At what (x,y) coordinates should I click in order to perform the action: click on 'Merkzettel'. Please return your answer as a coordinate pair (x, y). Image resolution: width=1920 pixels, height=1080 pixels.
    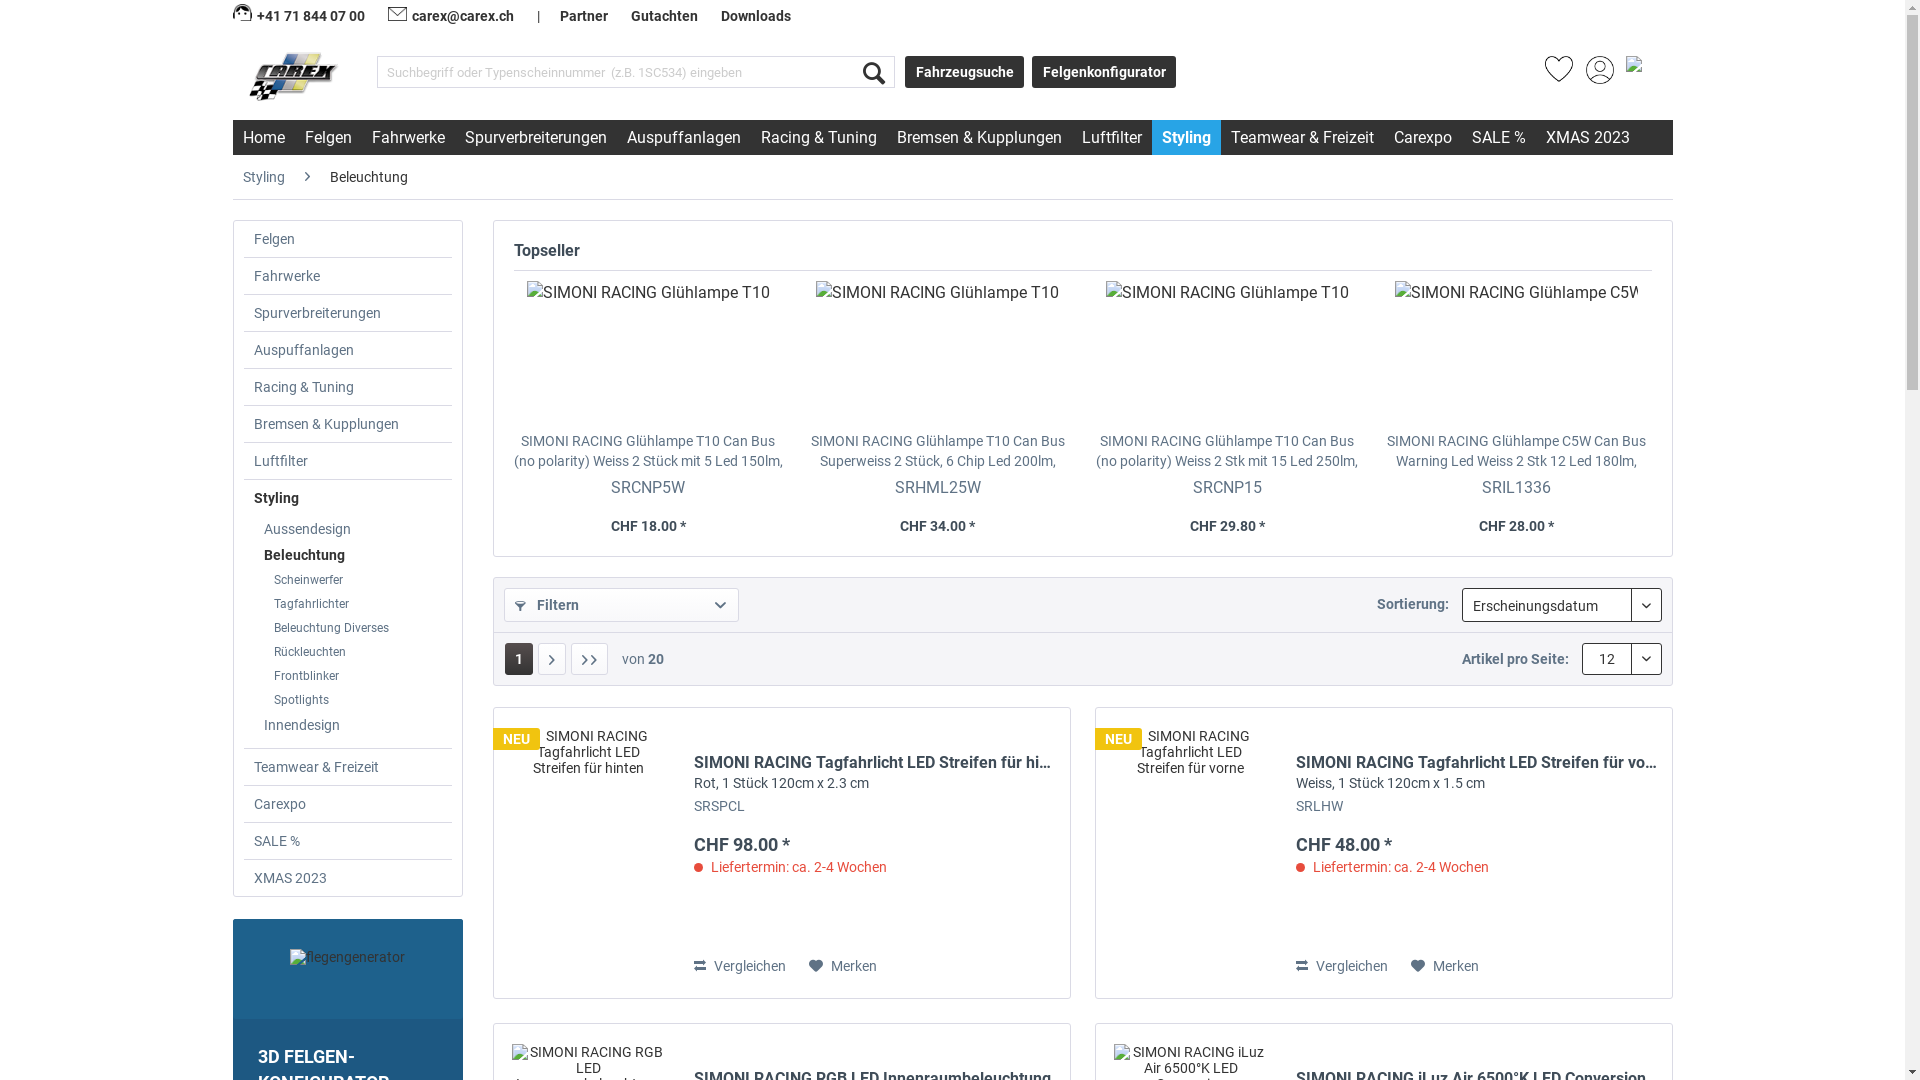
    Looking at the image, I should click on (1557, 75).